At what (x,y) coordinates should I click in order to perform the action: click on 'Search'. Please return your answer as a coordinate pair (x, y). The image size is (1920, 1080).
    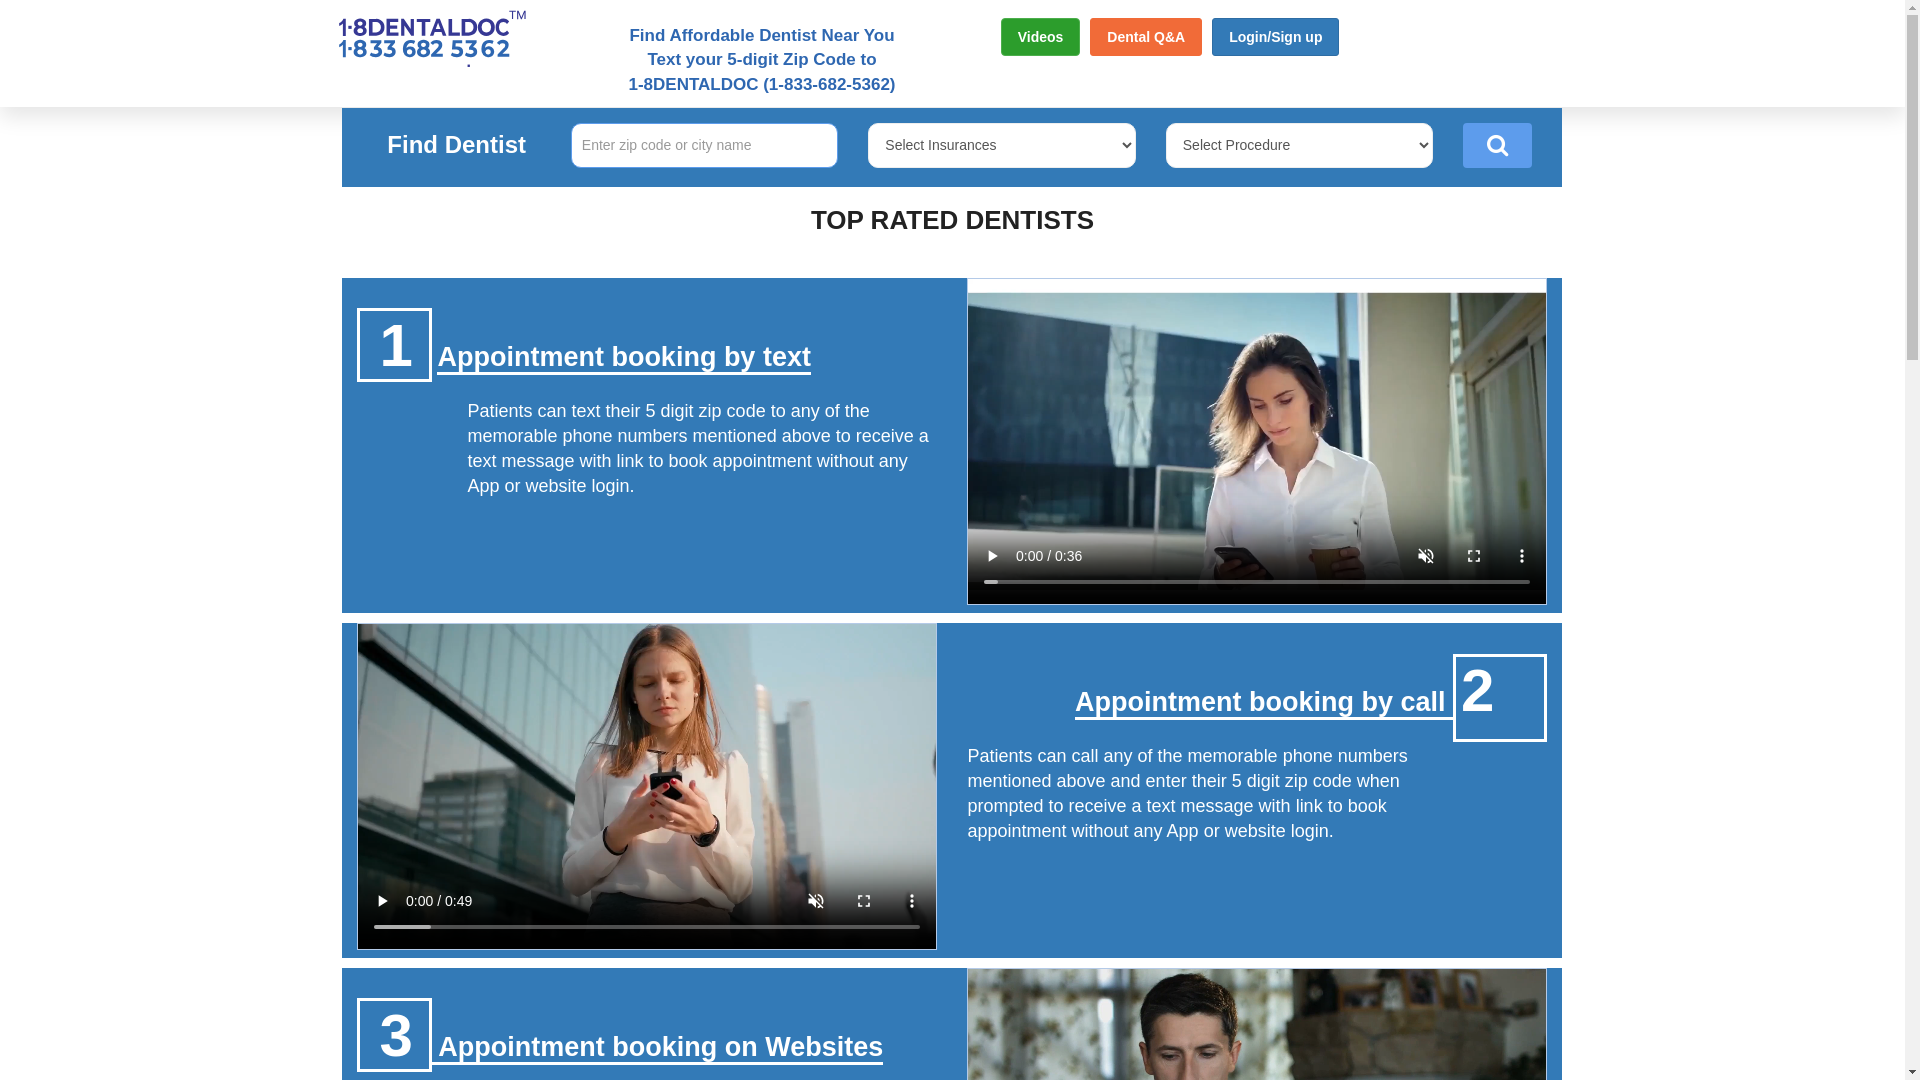
    Looking at the image, I should click on (1497, 144).